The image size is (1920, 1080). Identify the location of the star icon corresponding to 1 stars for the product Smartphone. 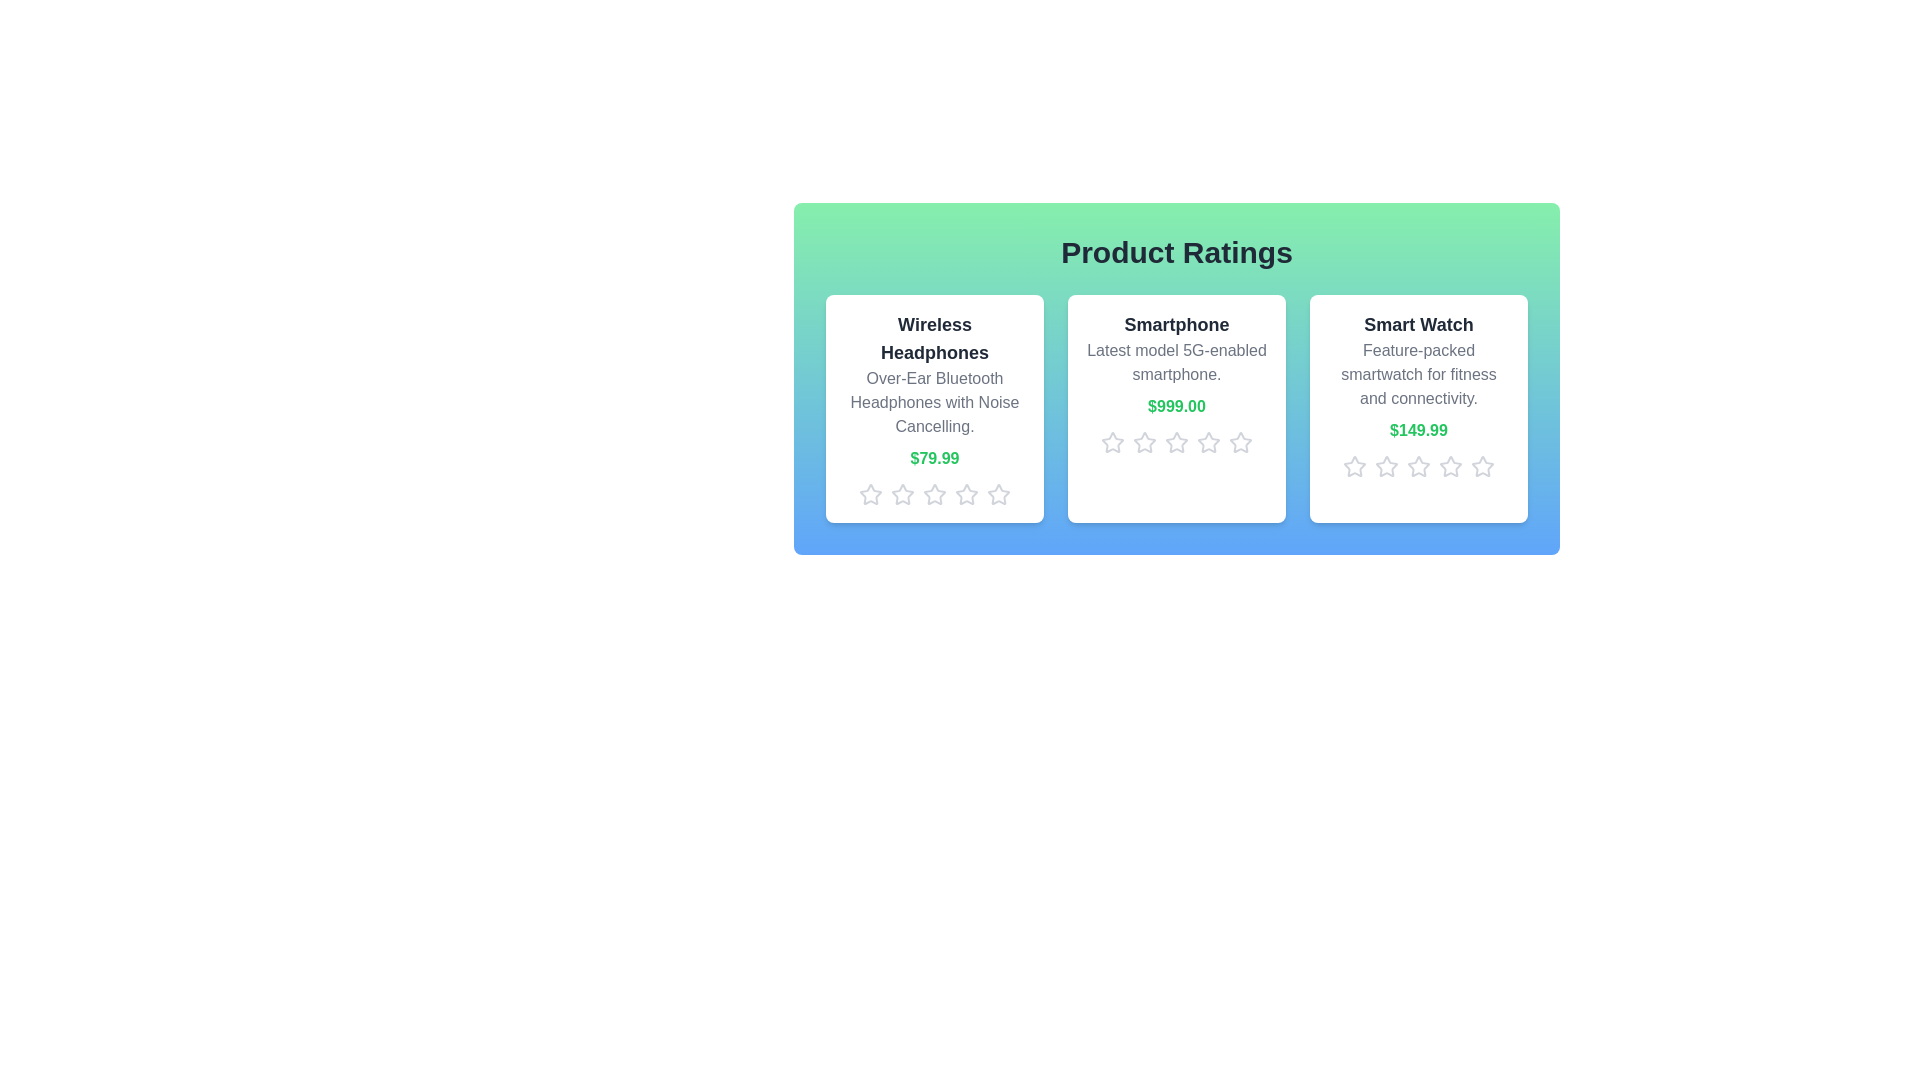
(1112, 442).